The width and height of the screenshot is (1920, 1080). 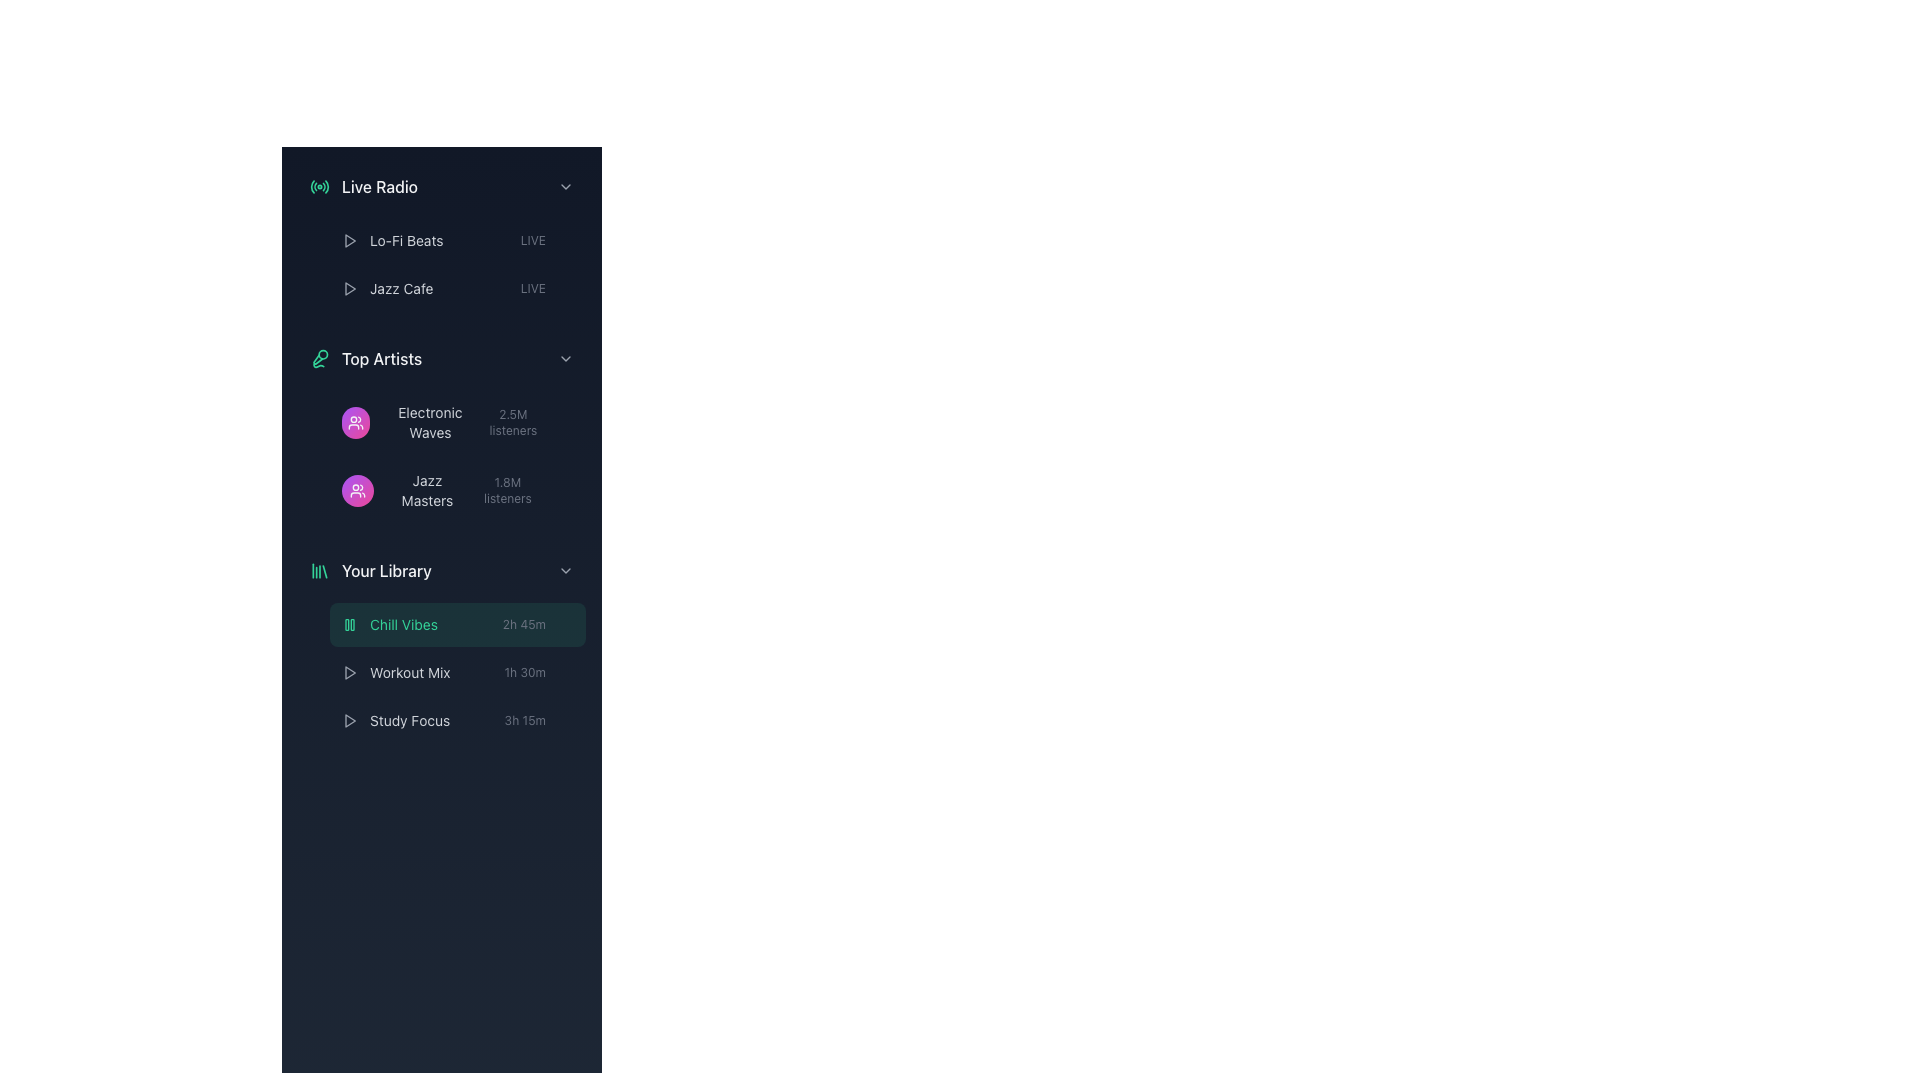 What do you see at coordinates (409, 721) in the screenshot?
I see `the 'Study Focus' text label, which is the third item in the 'Your Library' section of the sidebar, located below 'Workout Mix' and 'Chill Vibes'` at bounding box center [409, 721].